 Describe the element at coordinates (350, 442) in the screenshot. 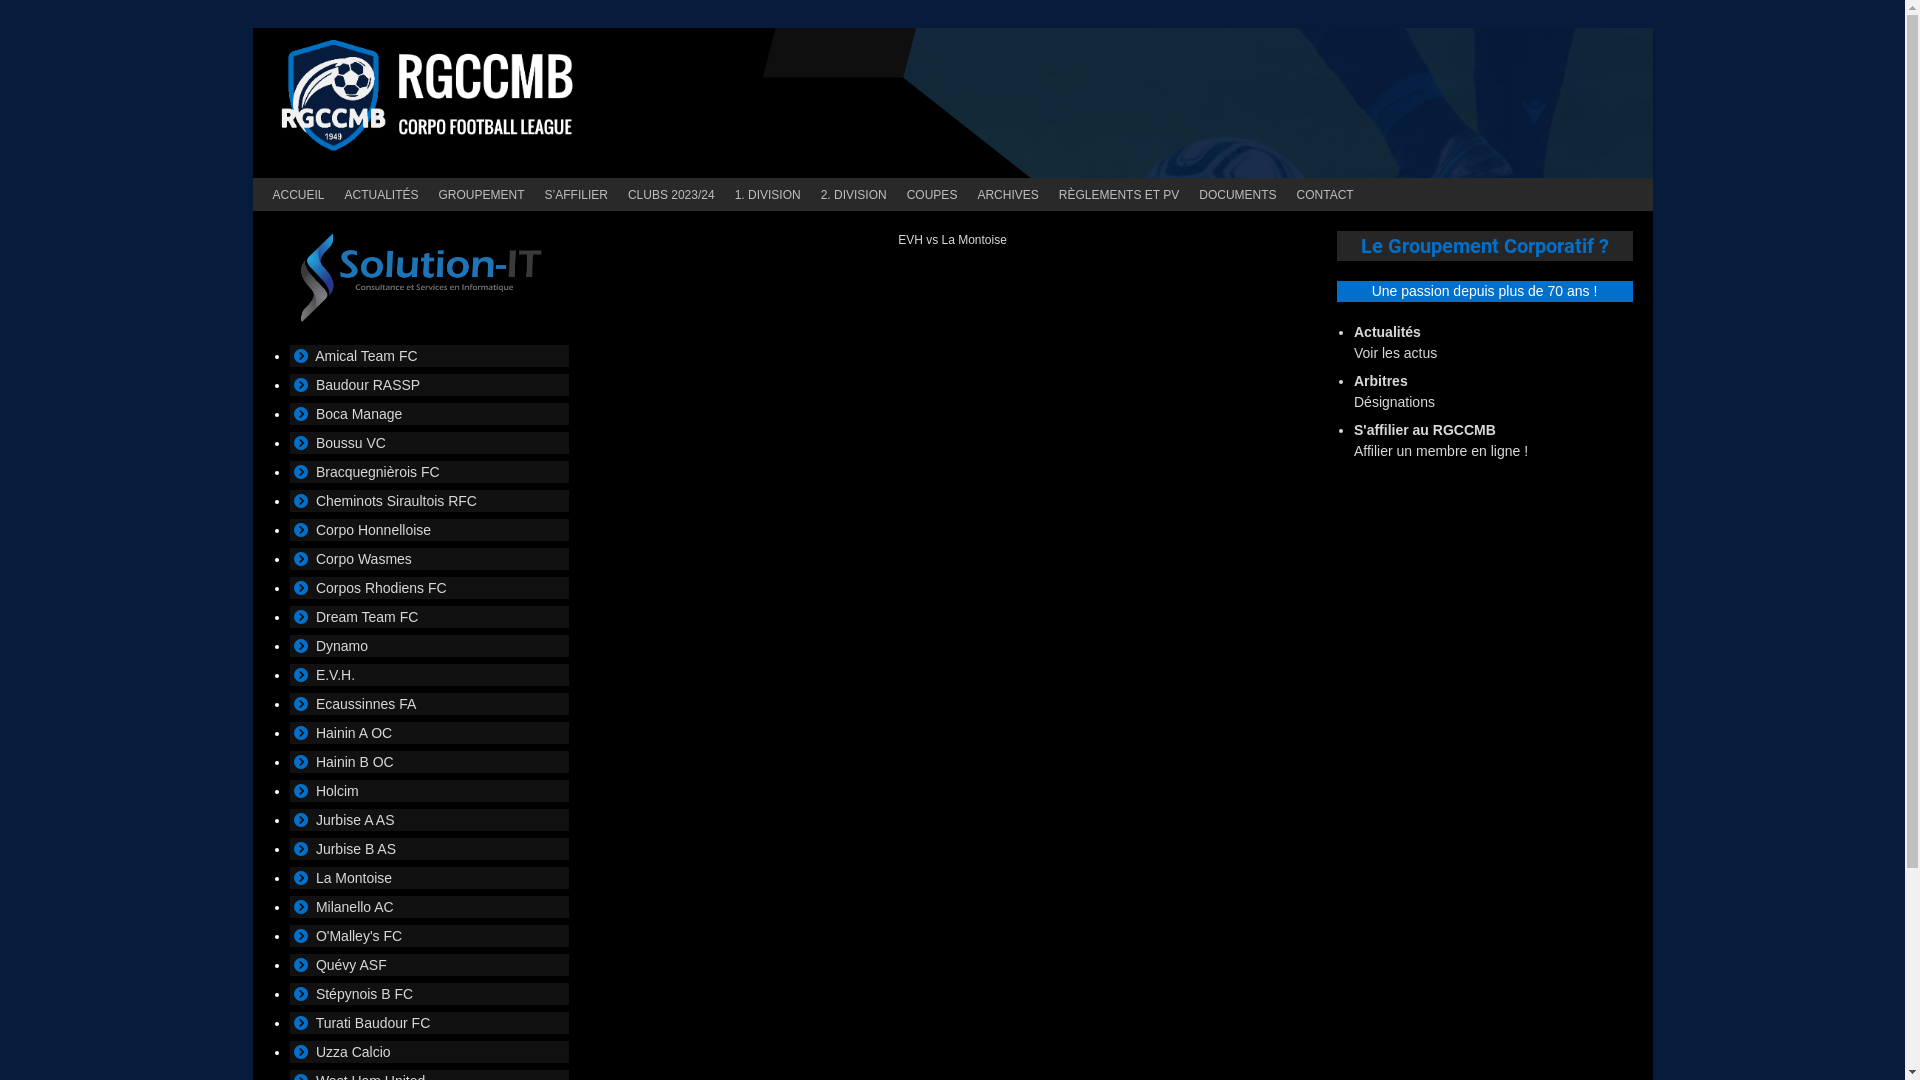

I see `'Boussu VC'` at that location.